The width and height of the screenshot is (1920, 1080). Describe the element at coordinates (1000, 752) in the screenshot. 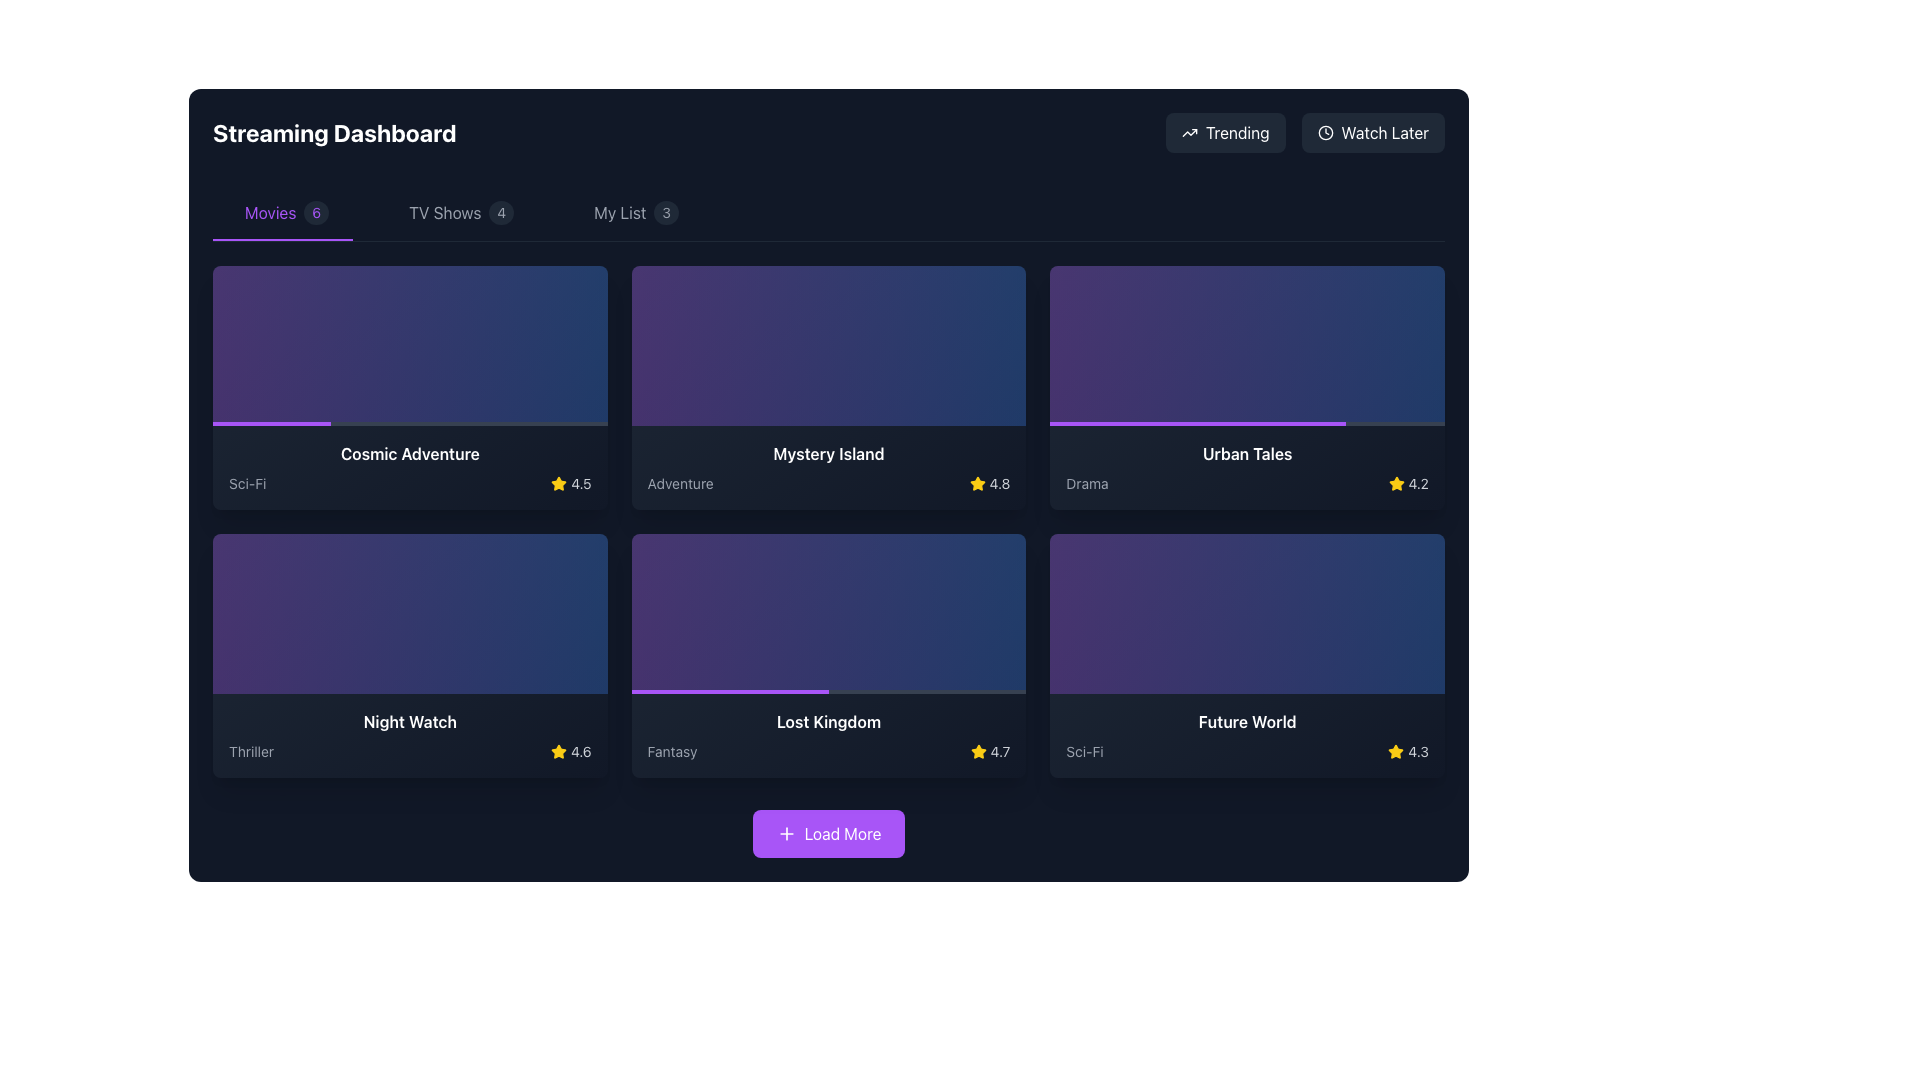

I see `the rating text located in the bottom-right corner of the 'Lost Kingdom' card, indicating its popularity or quality based on user feedback` at that location.